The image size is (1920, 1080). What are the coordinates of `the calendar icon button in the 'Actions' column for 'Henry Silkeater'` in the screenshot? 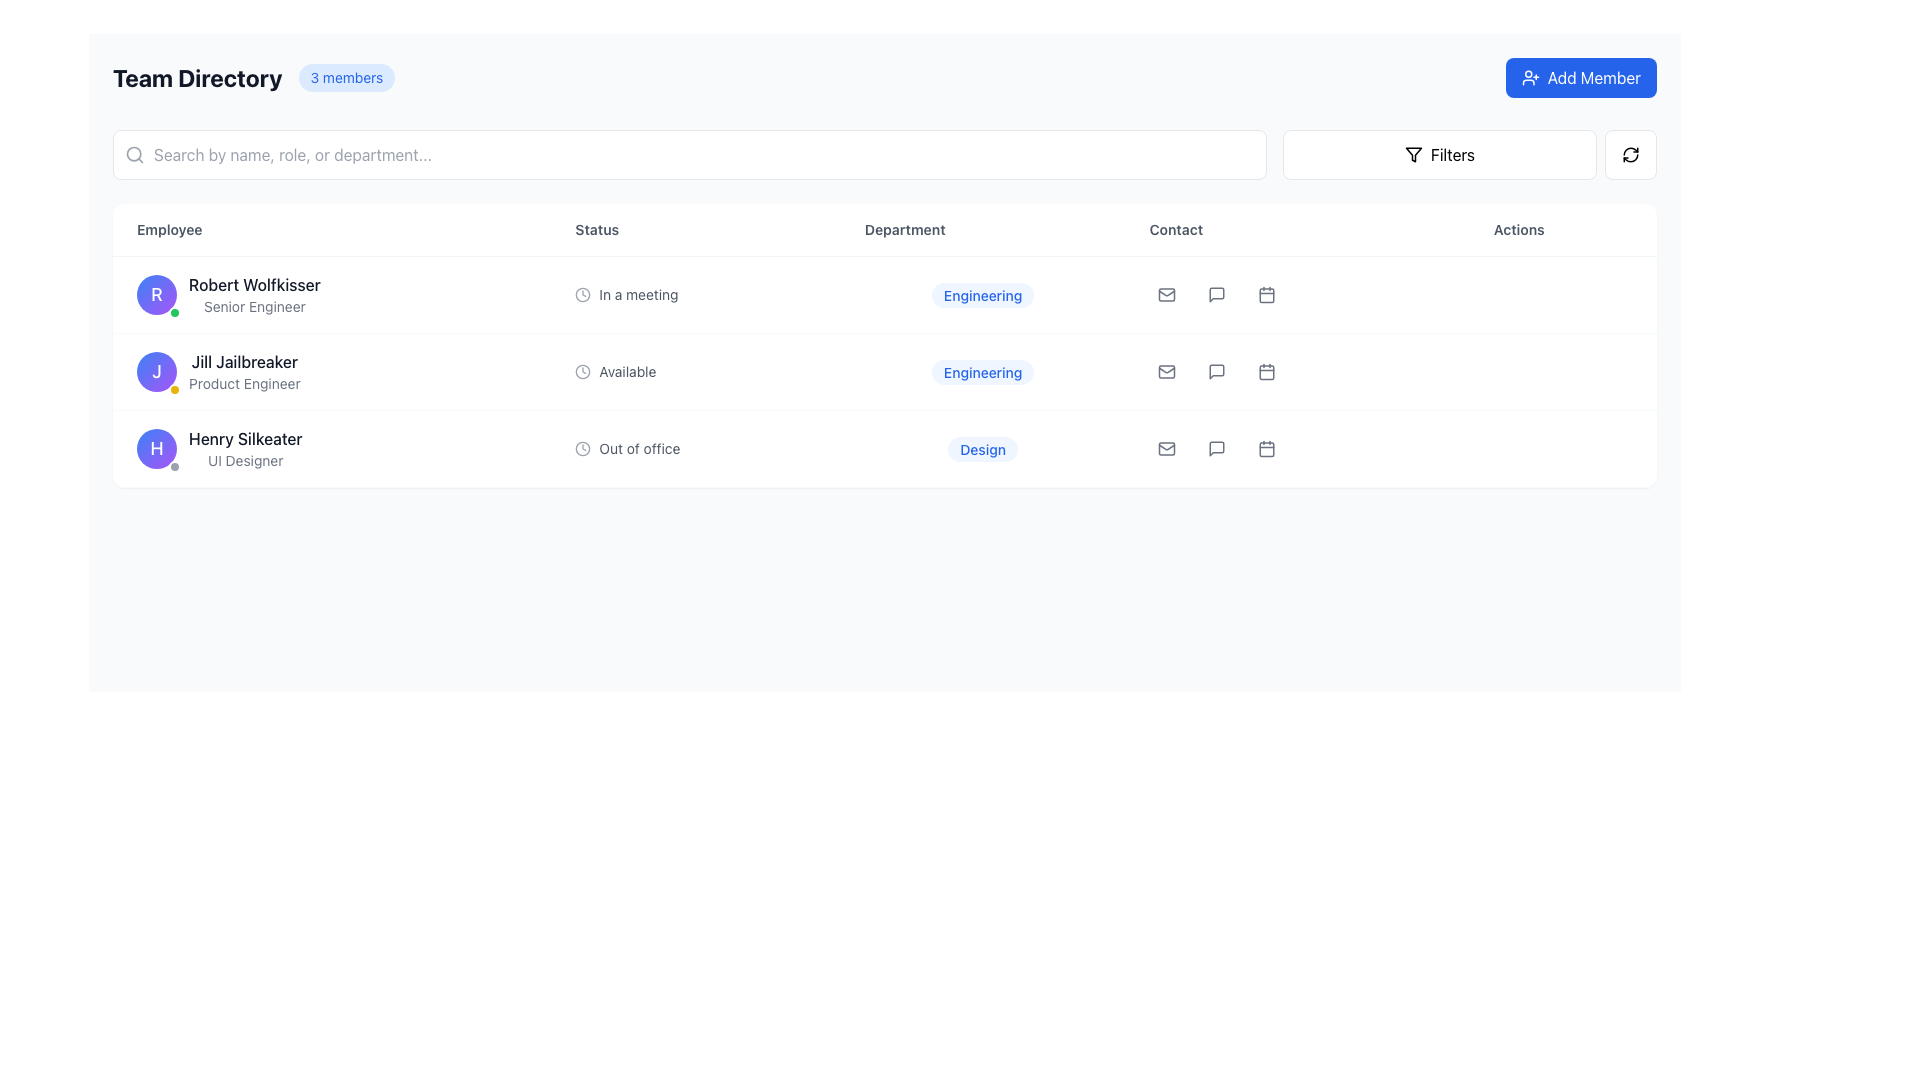 It's located at (1265, 447).